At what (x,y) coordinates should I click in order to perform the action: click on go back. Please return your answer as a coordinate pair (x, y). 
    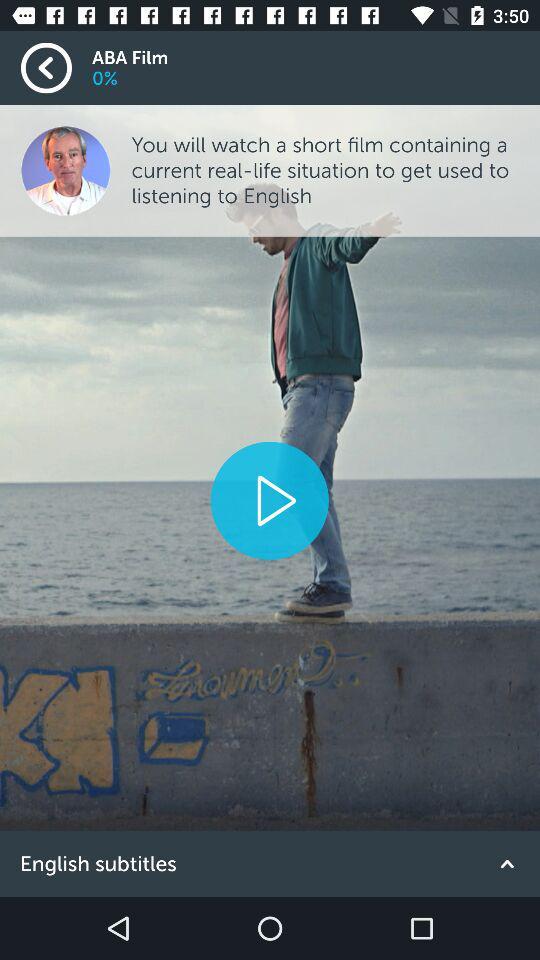
    Looking at the image, I should click on (56, 68).